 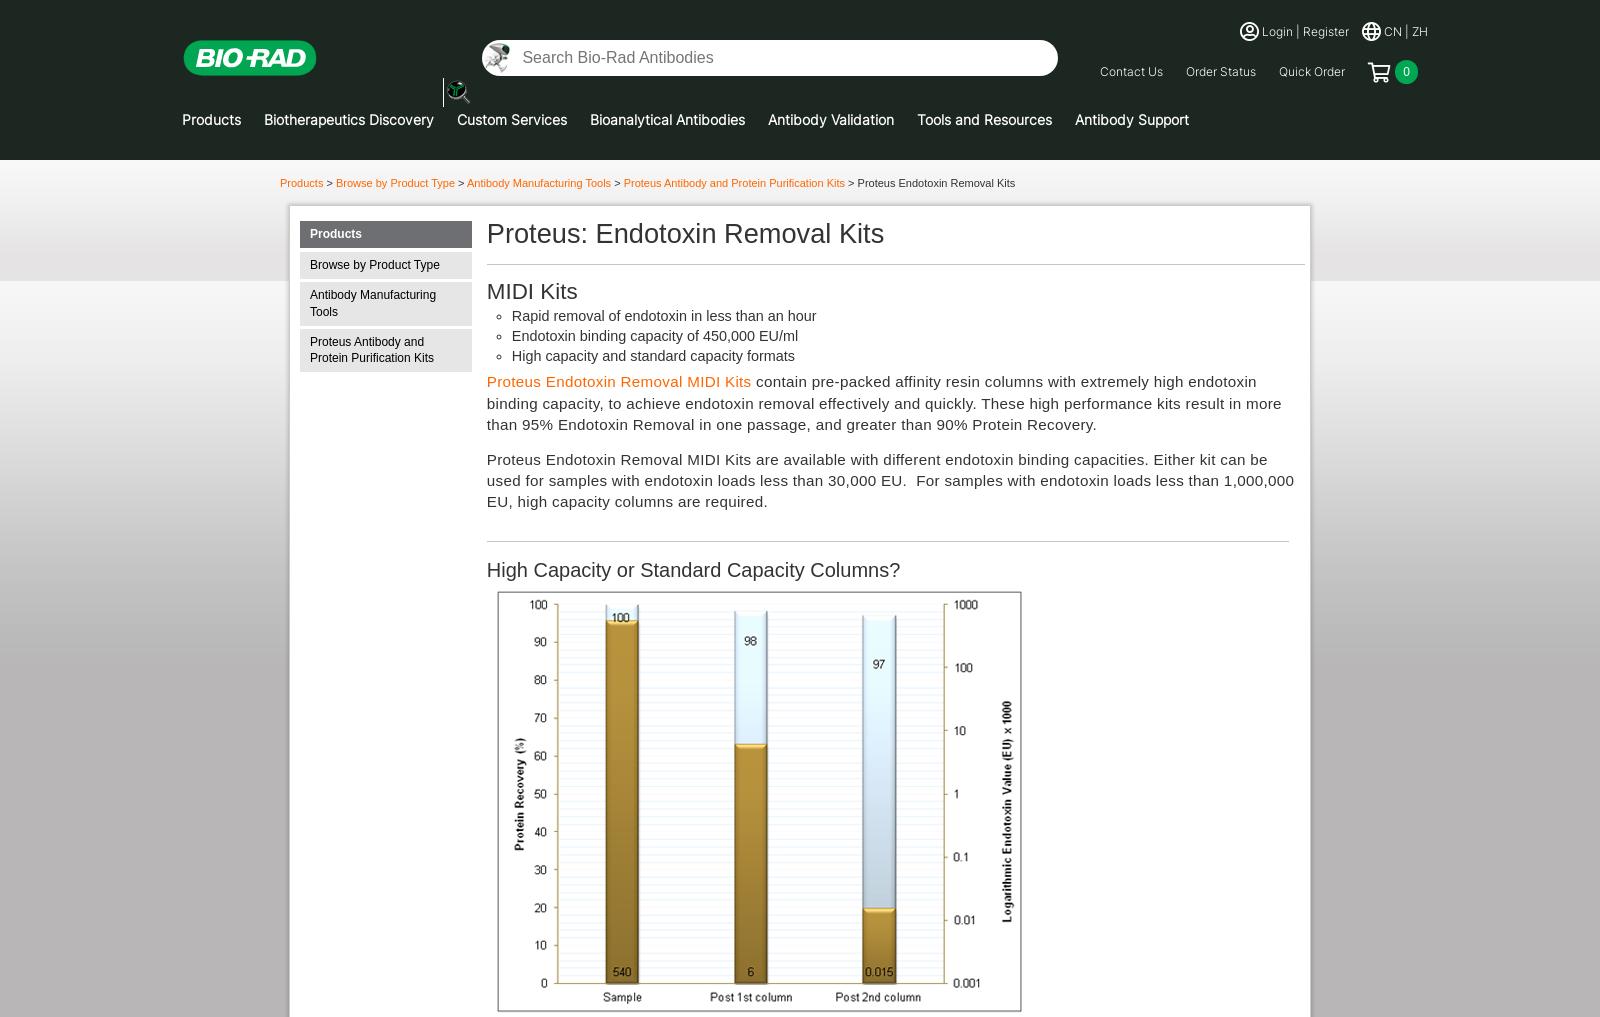 What do you see at coordinates (1407, 29) in the screenshot?
I see `'|'` at bounding box center [1407, 29].